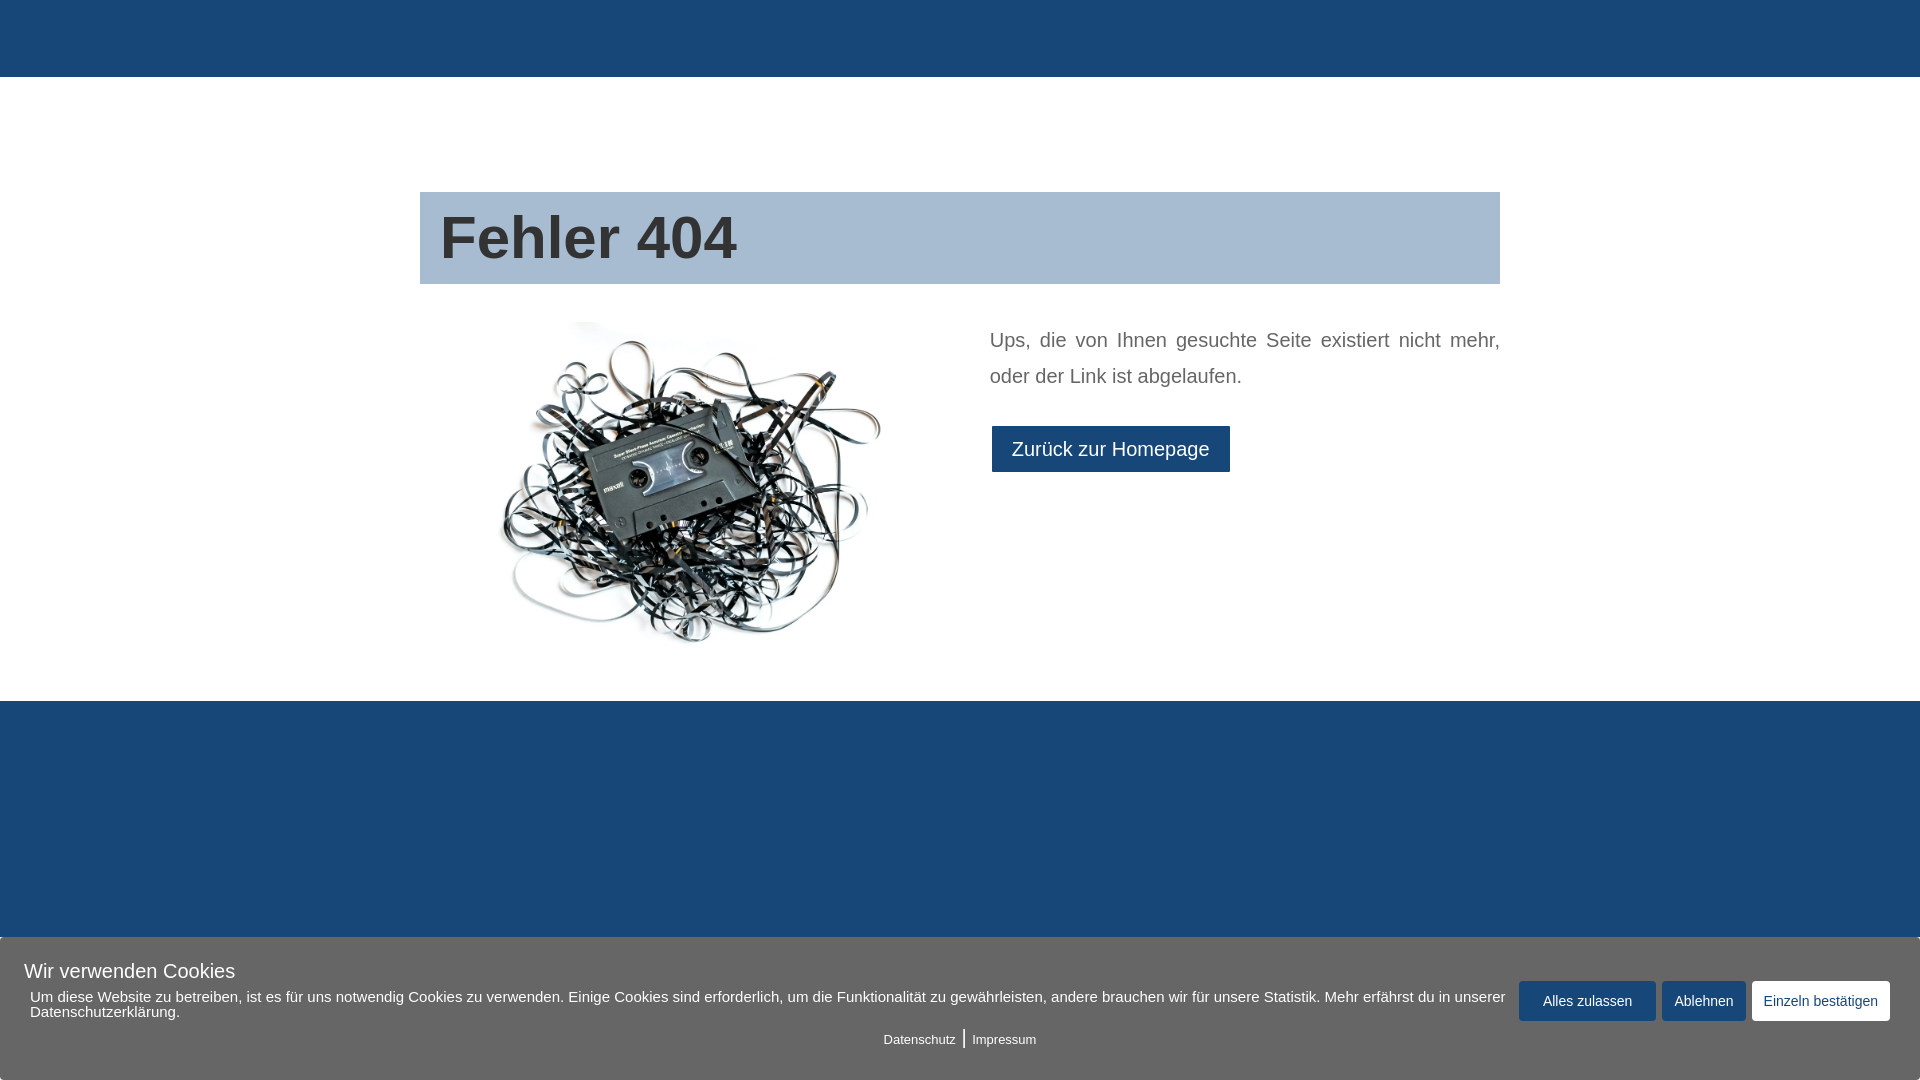 The height and width of the screenshot is (1080, 1920). I want to click on 'Impressum', so click(1003, 1038).